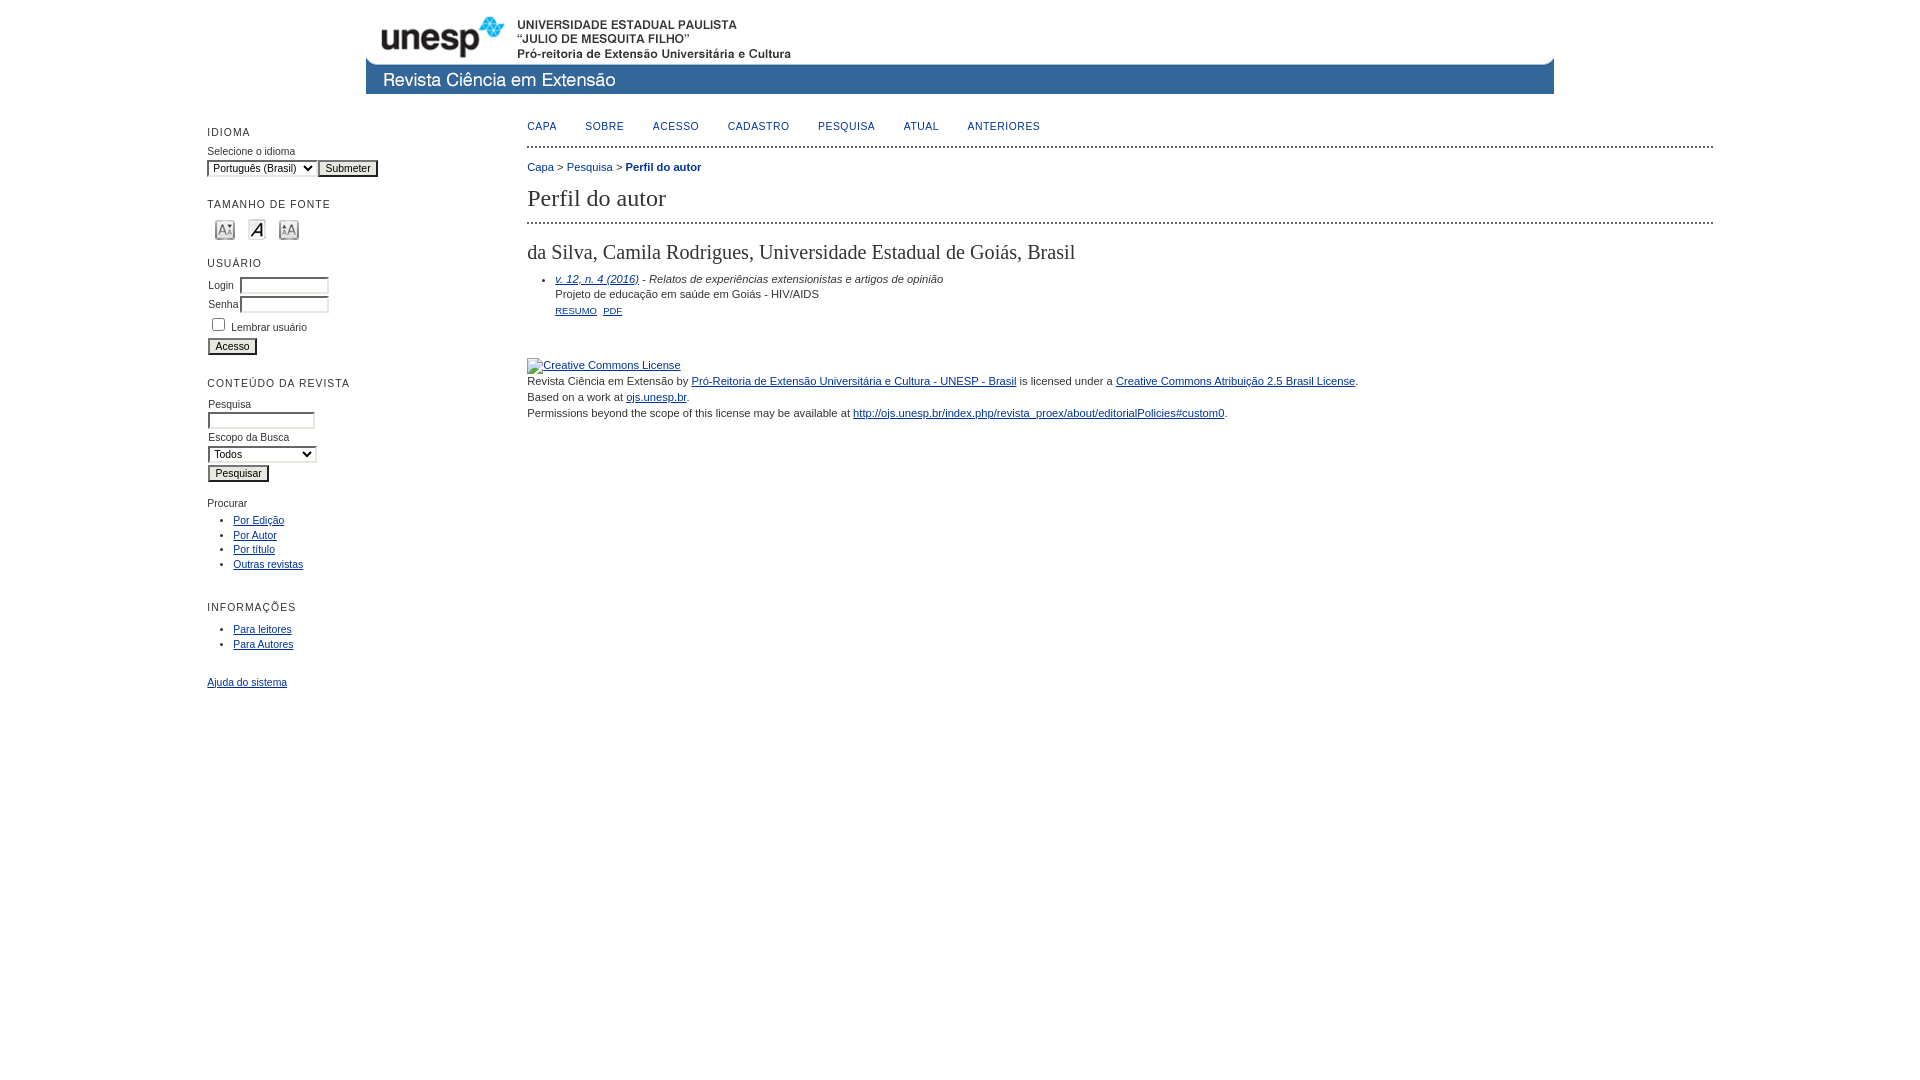  Describe the element at coordinates (1004, 126) in the screenshot. I see `'ANTERIORES'` at that location.